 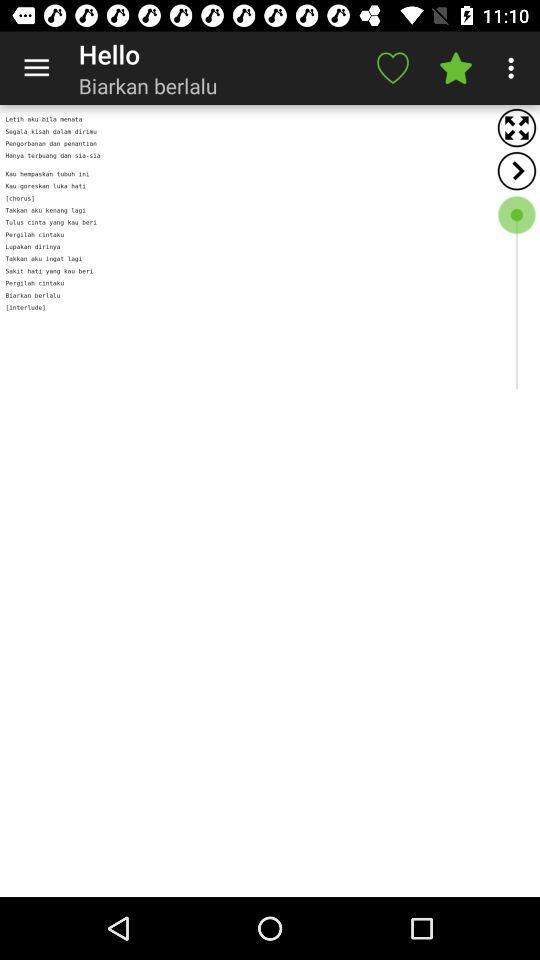 What do you see at coordinates (516, 170) in the screenshot?
I see `back button` at bounding box center [516, 170].